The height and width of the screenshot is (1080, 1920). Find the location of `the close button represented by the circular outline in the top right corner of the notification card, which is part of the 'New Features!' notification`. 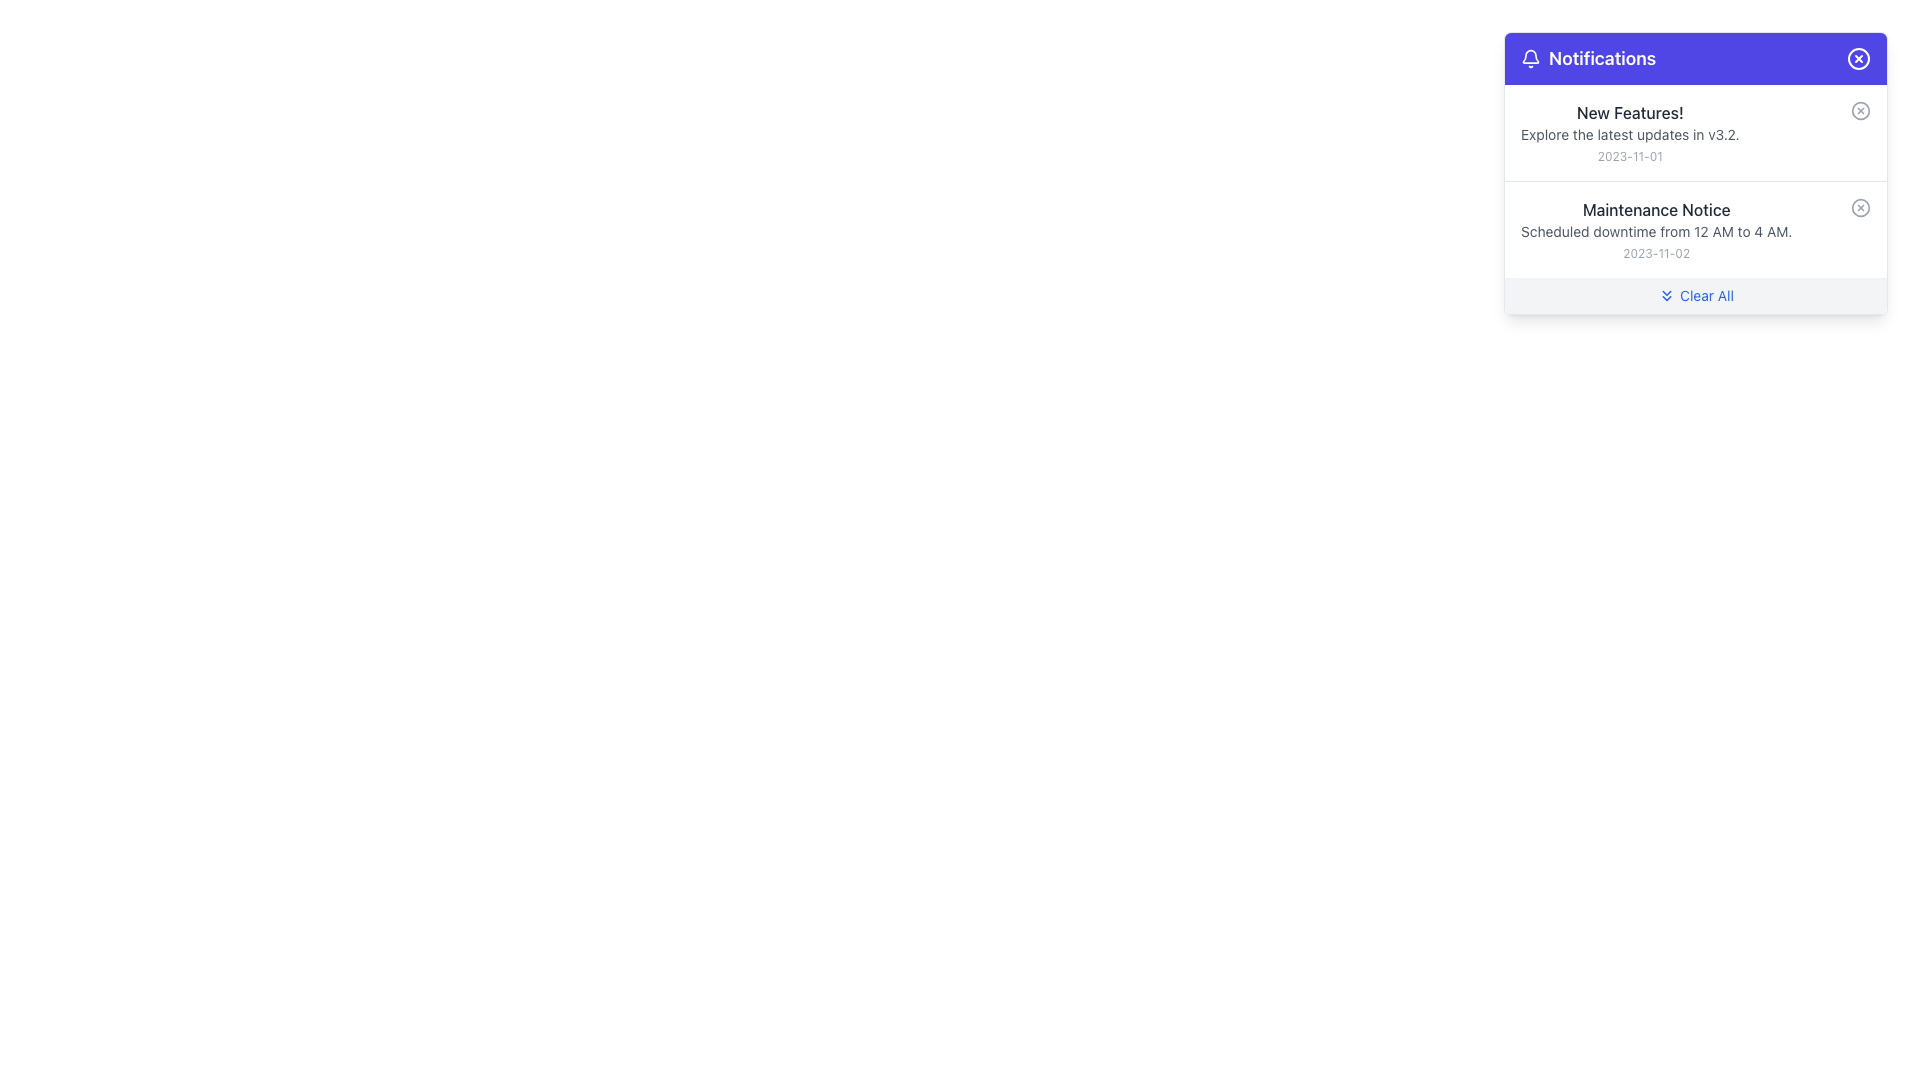

the close button represented by the circular outline in the top right corner of the notification card, which is part of the 'New Features!' notification is located at coordinates (1860, 111).